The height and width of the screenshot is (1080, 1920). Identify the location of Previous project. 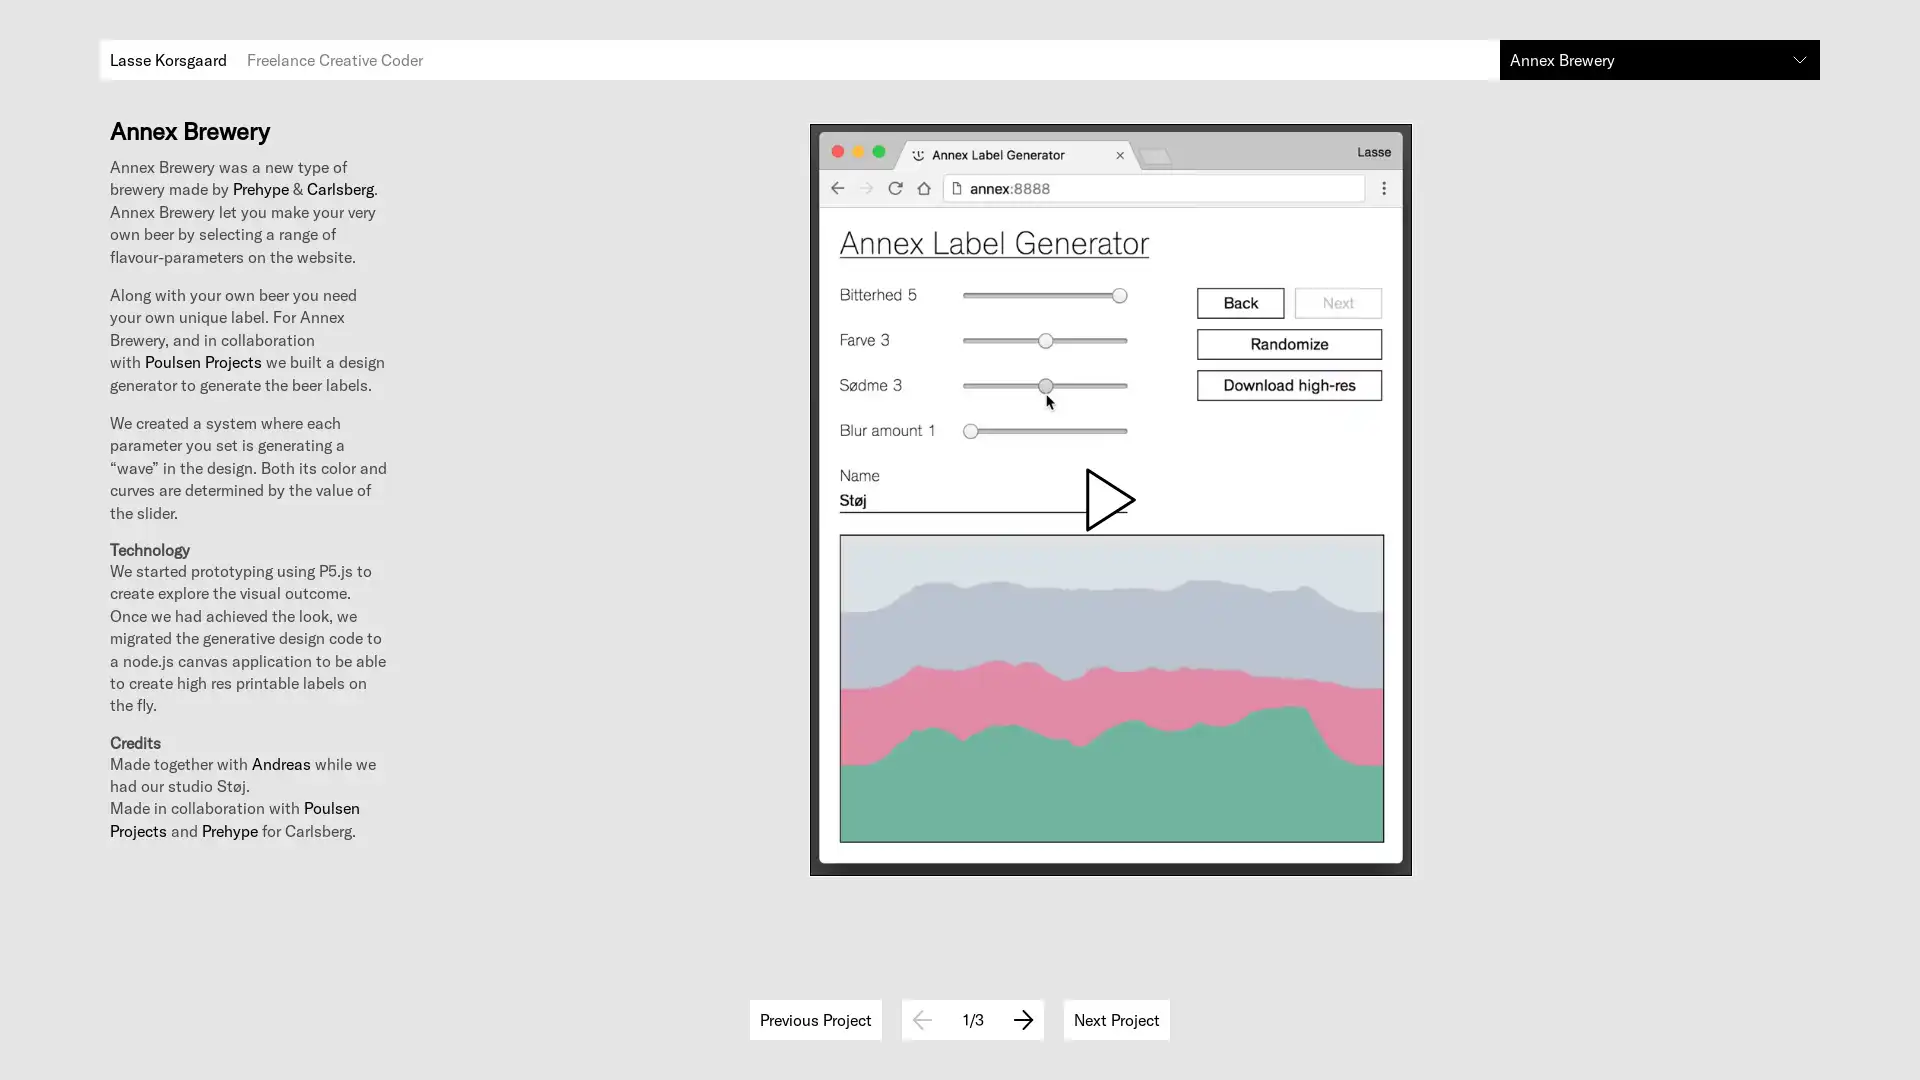
(816, 1019).